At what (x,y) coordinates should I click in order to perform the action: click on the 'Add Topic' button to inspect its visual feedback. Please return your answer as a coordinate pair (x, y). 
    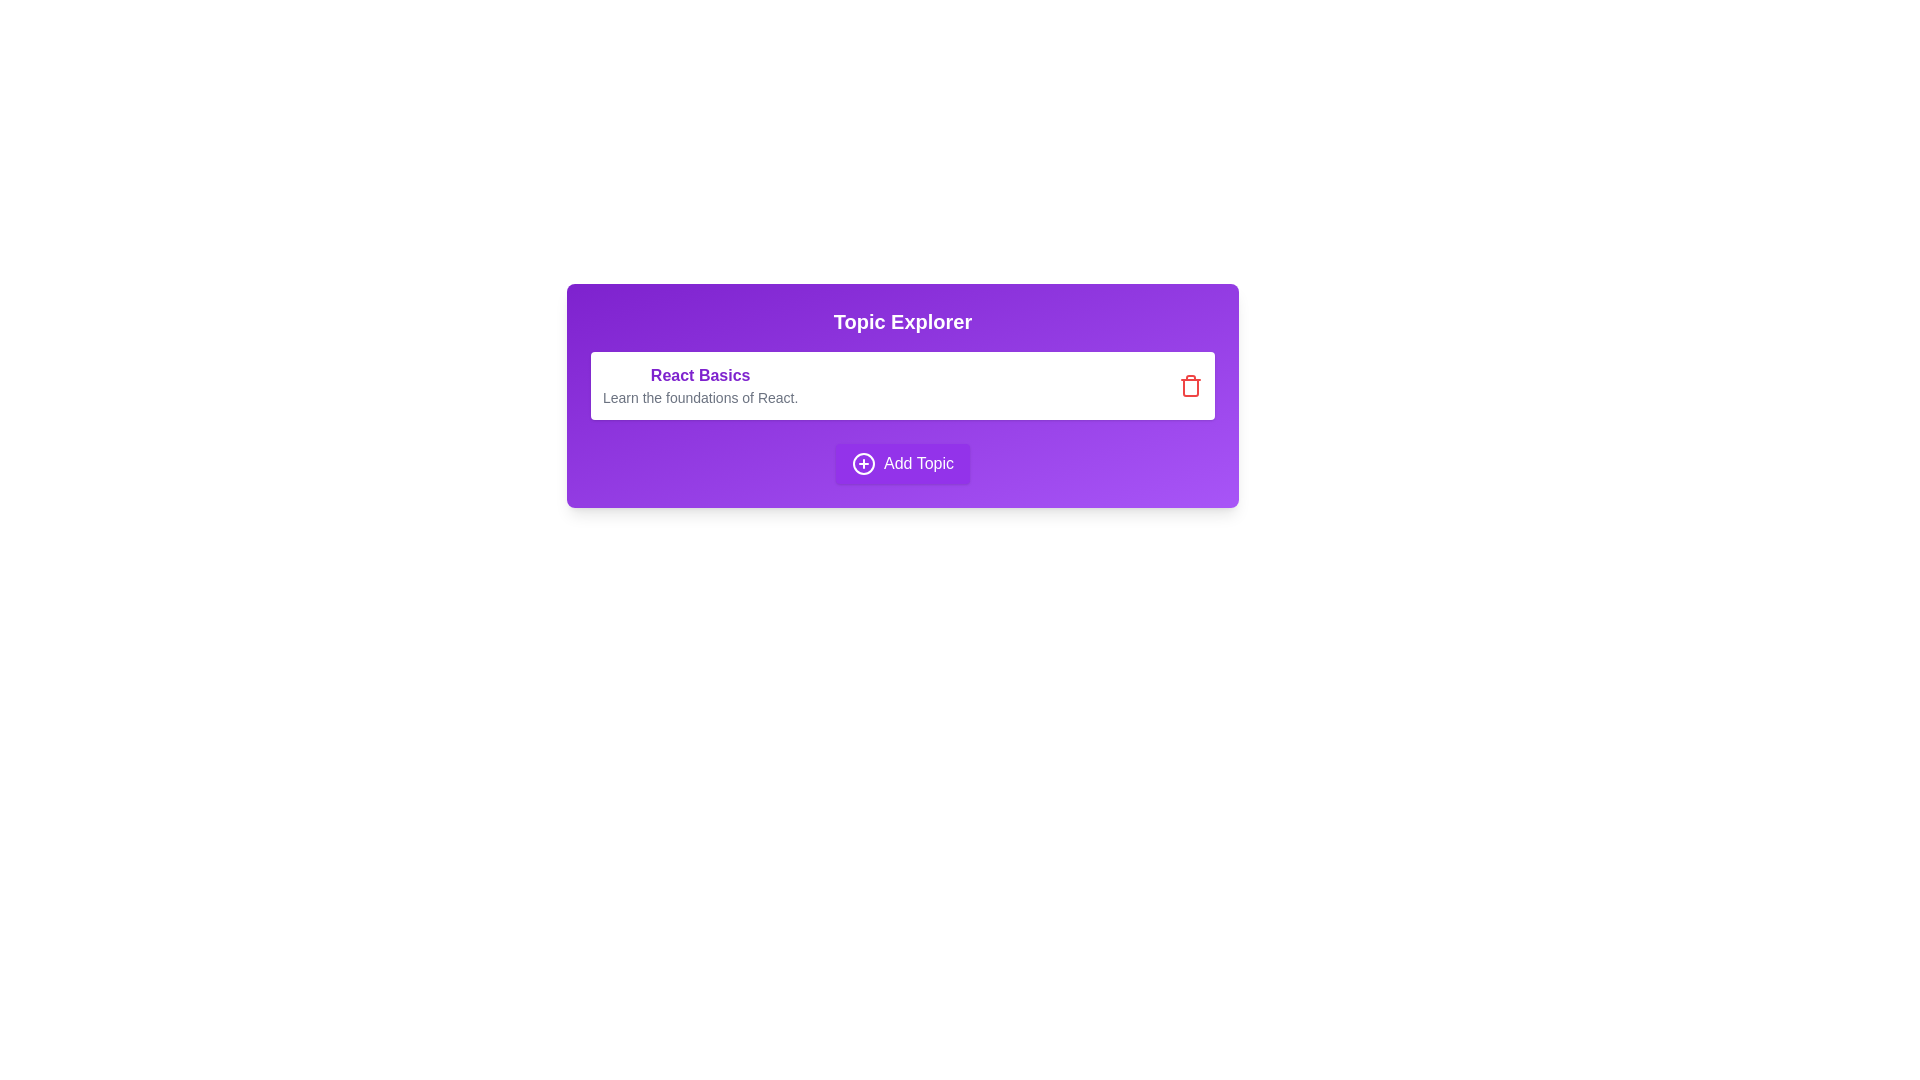
    Looking at the image, I should click on (901, 463).